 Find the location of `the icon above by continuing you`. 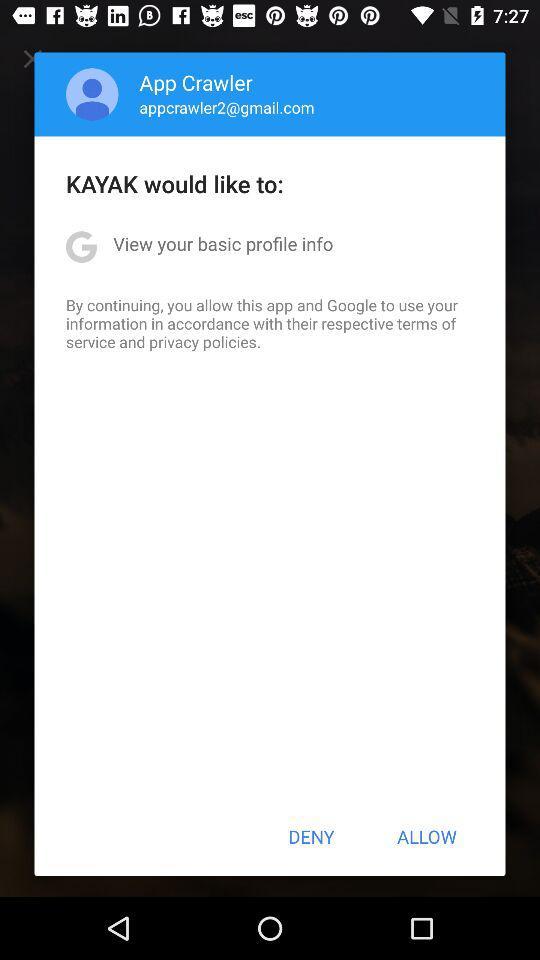

the icon above by continuing you is located at coordinates (222, 242).